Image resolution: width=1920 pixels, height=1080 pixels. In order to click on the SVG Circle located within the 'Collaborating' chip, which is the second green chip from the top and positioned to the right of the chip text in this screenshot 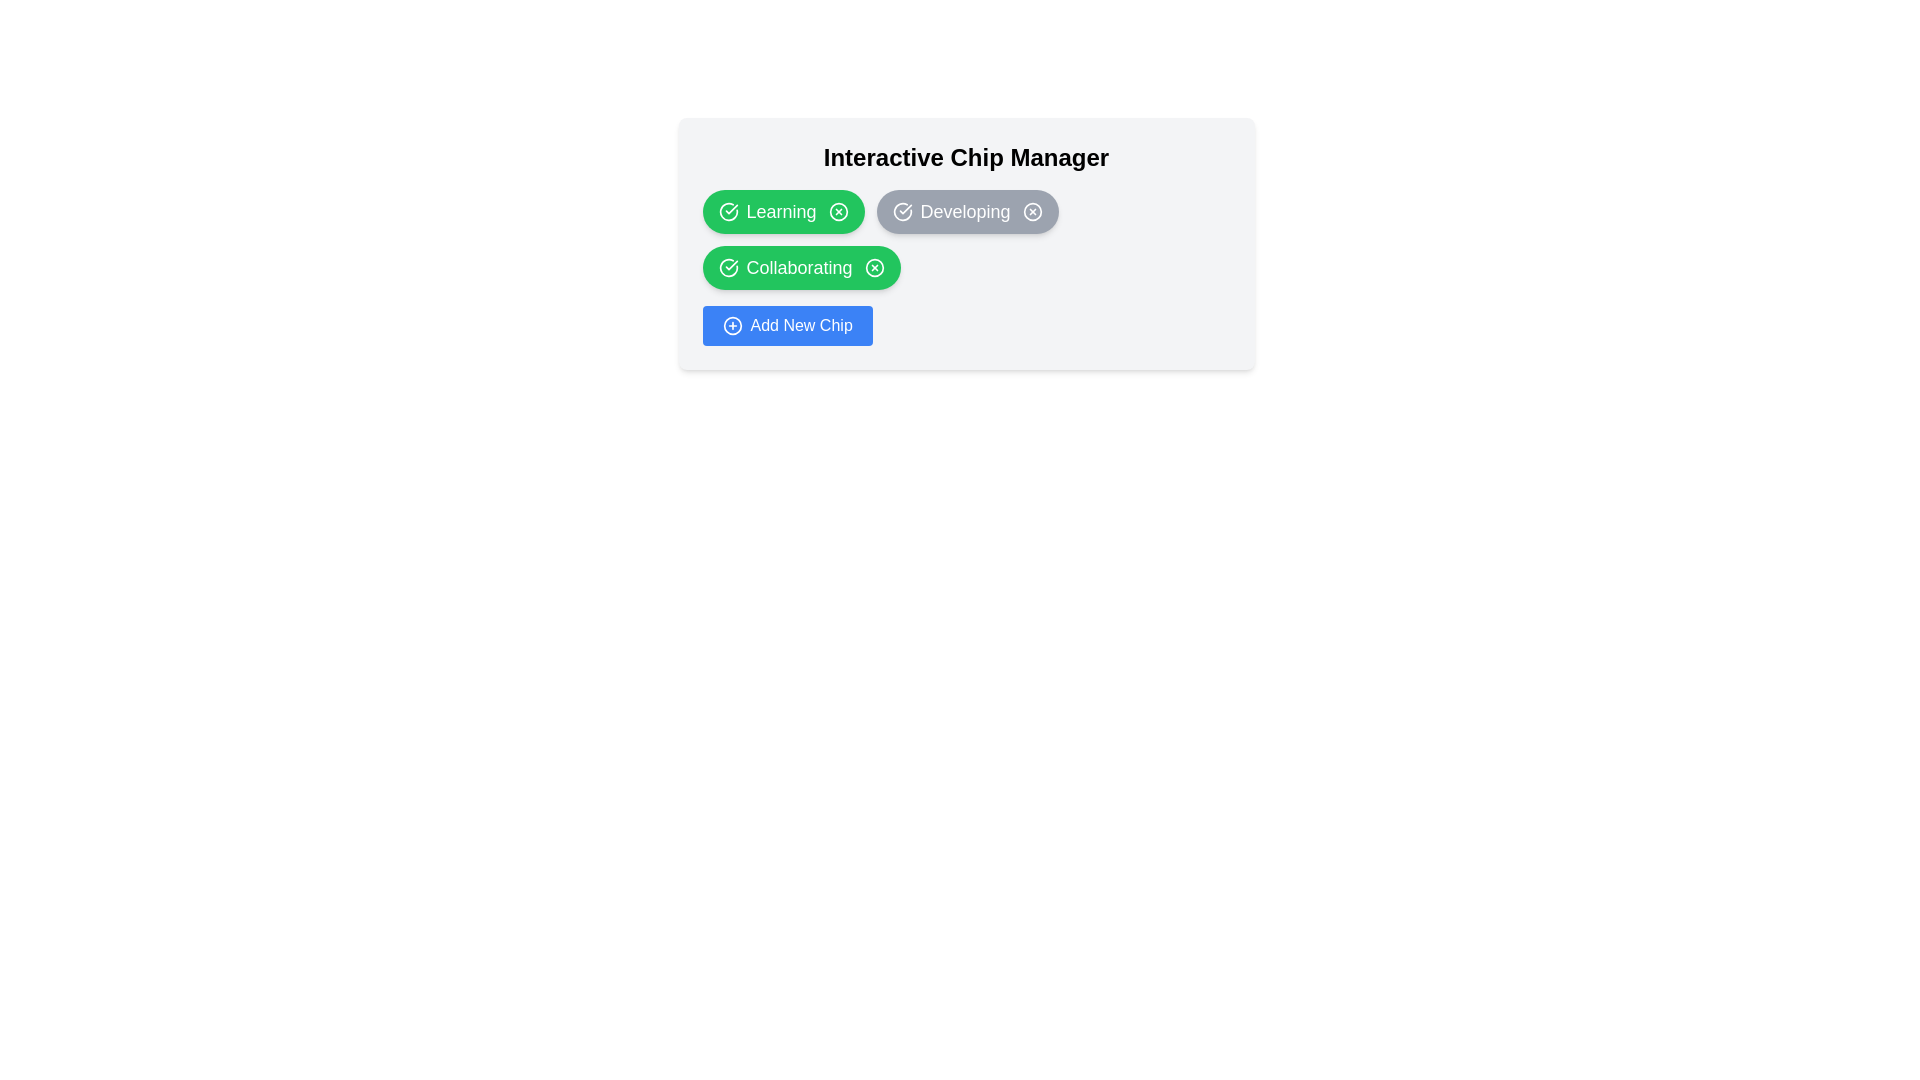, I will do `click(874, 266)`.